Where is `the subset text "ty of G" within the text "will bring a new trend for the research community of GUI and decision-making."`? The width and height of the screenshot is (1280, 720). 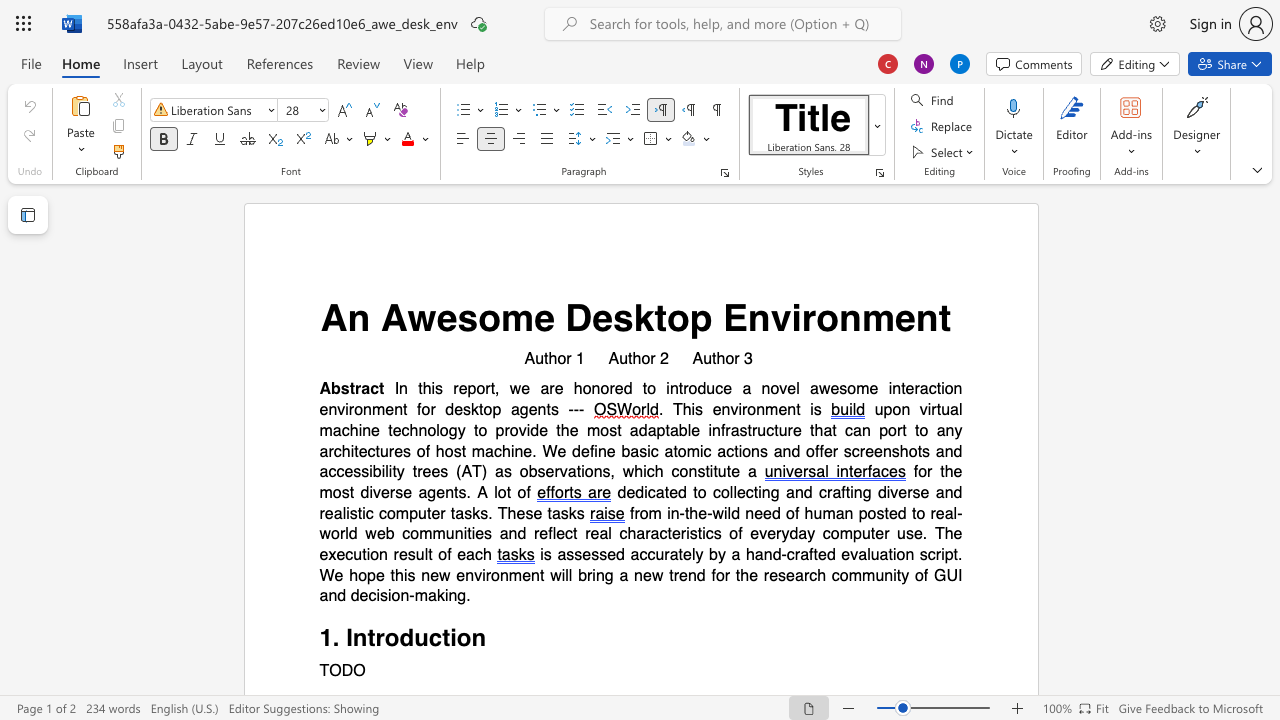 the subset text "ty of G" within the text "will bring a new trend for the research community of GUI and decision-making." is located at coordinates (895, 575).